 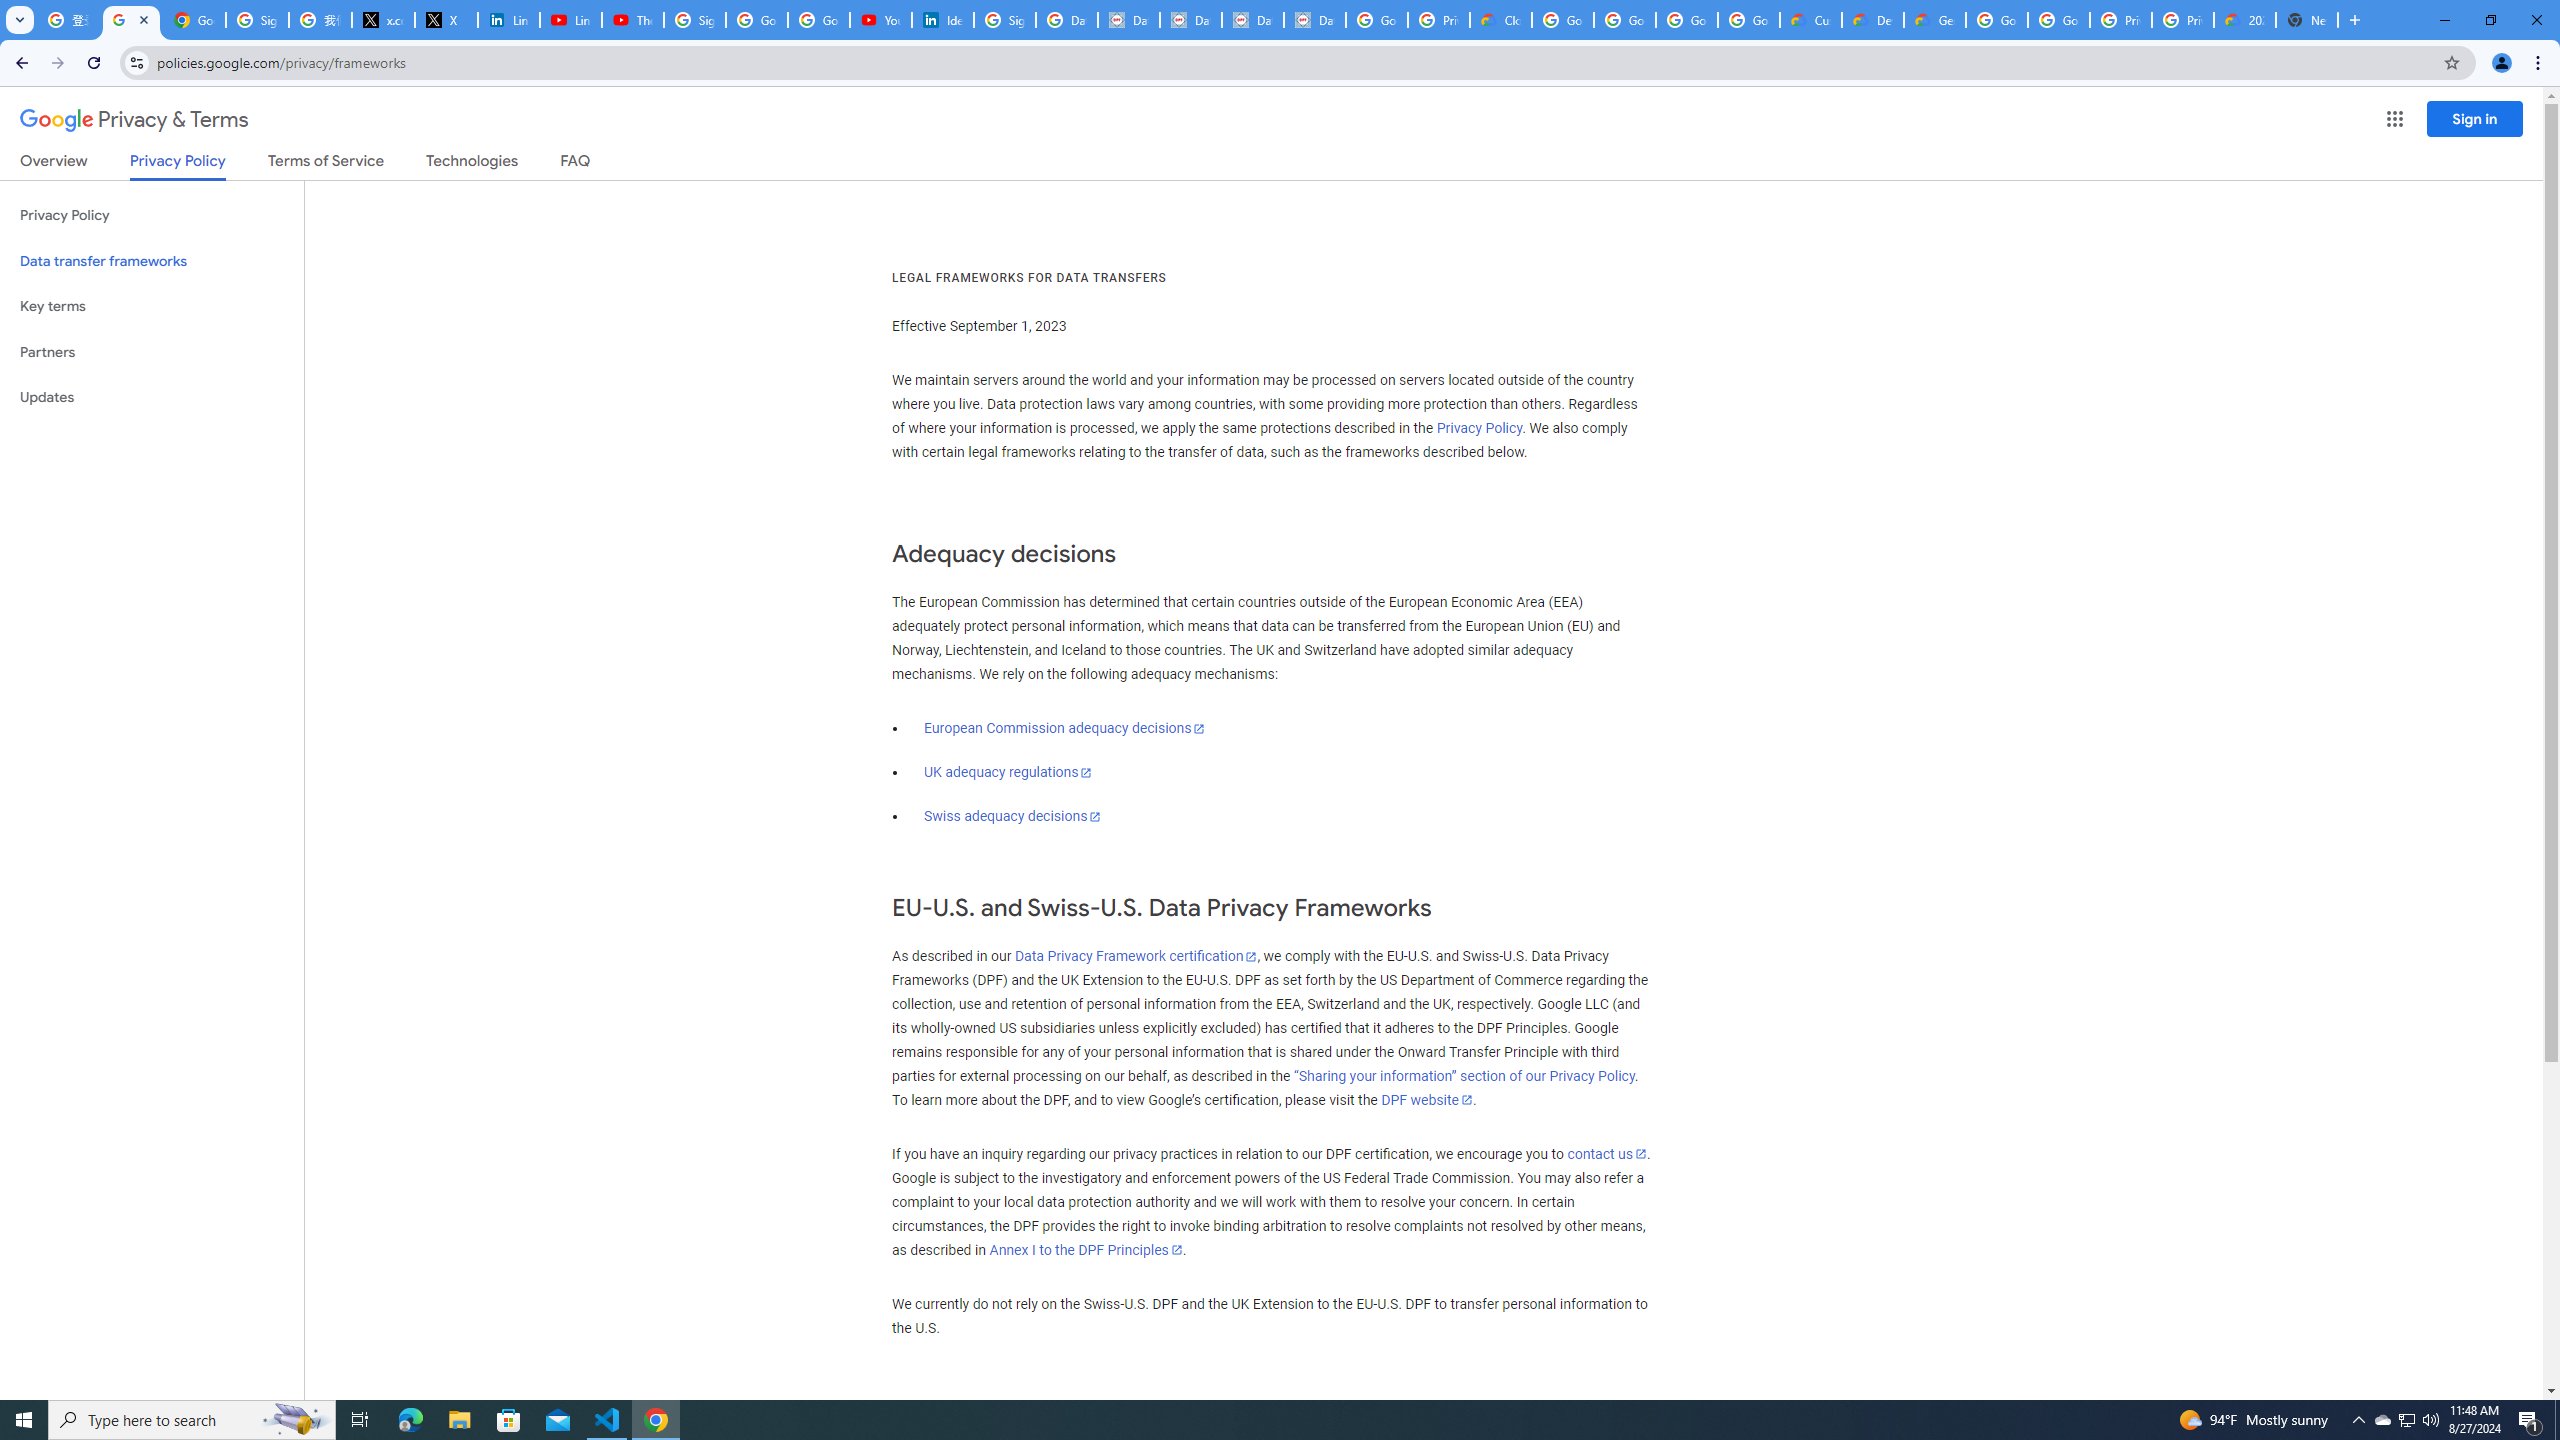 What do you see at coordinates (2307, 19) in the screenshot?
I see `'New Tab'` at bounding box center [2307, 19].